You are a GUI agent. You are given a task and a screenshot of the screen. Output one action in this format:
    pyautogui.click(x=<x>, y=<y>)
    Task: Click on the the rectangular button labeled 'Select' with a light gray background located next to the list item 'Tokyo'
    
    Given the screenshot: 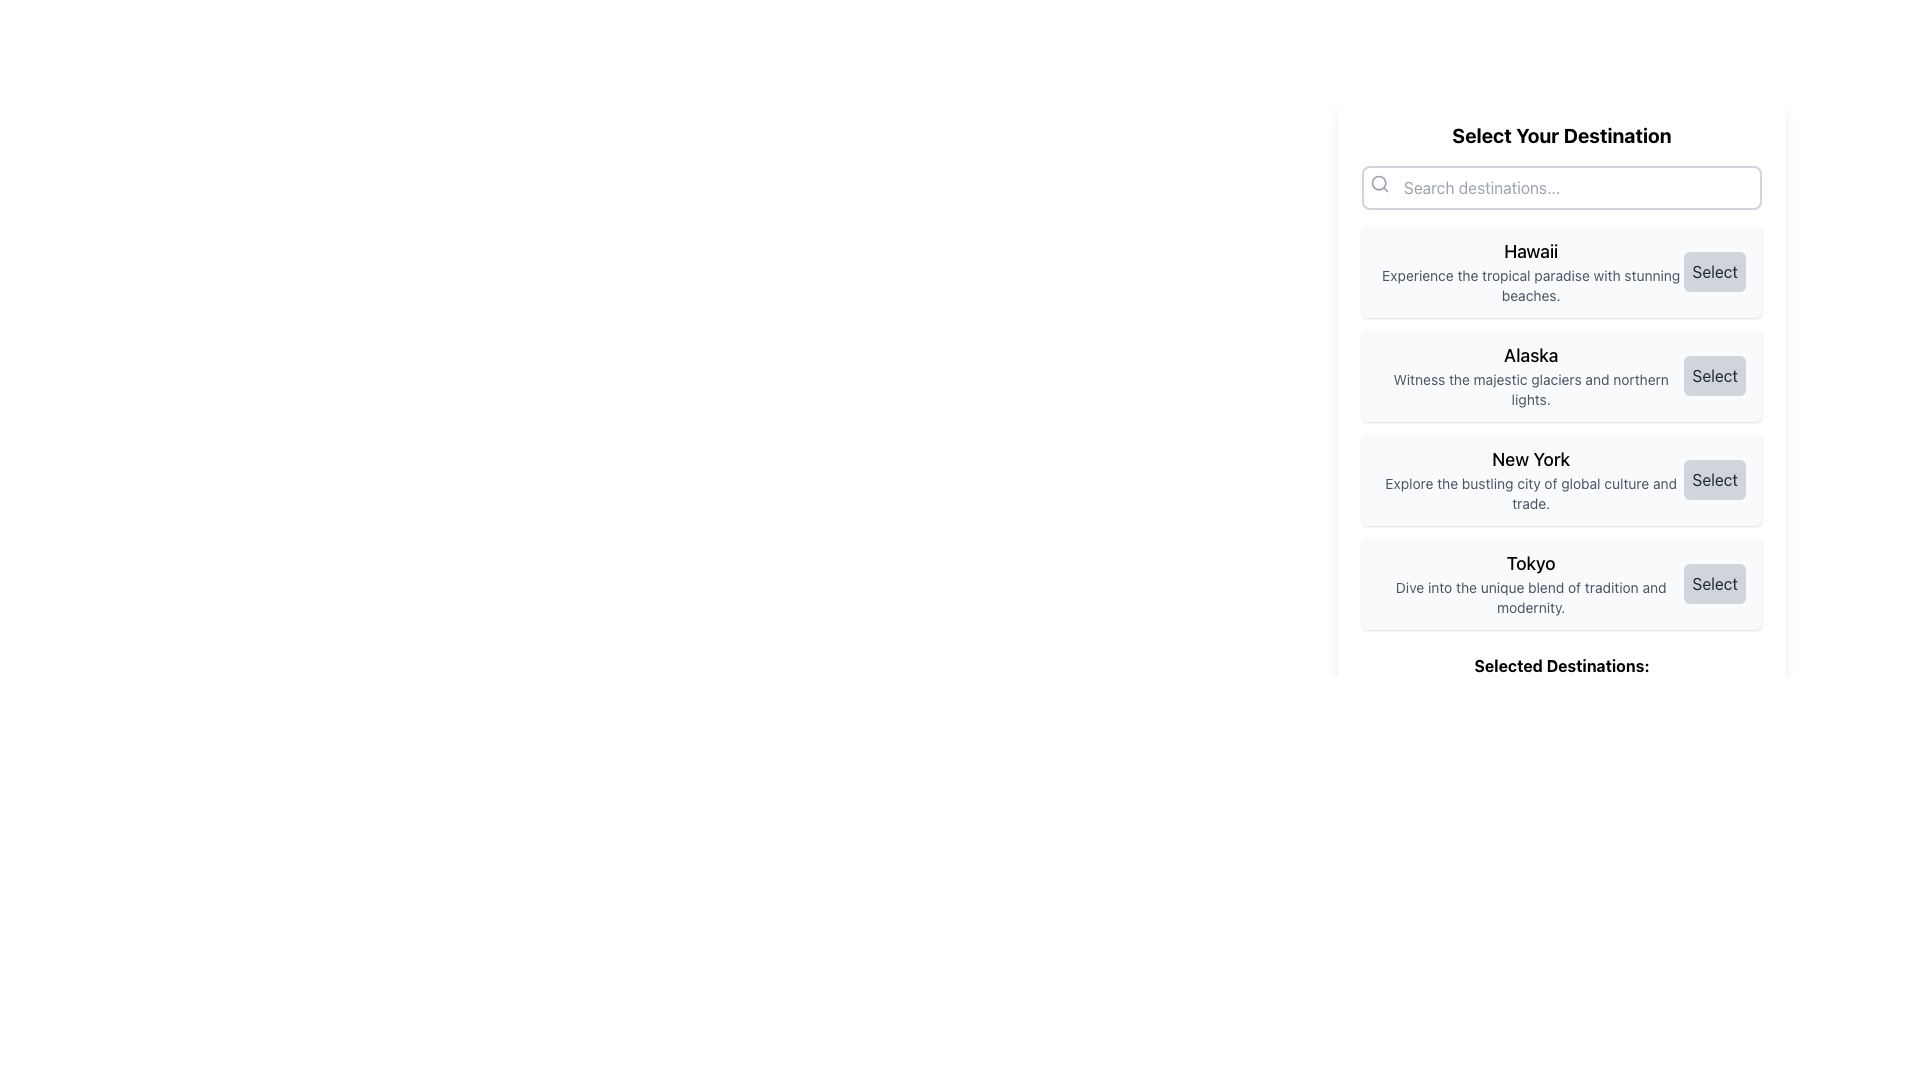 What is the action you would take?
    pyautogui.click(x=1714, y=583)
    